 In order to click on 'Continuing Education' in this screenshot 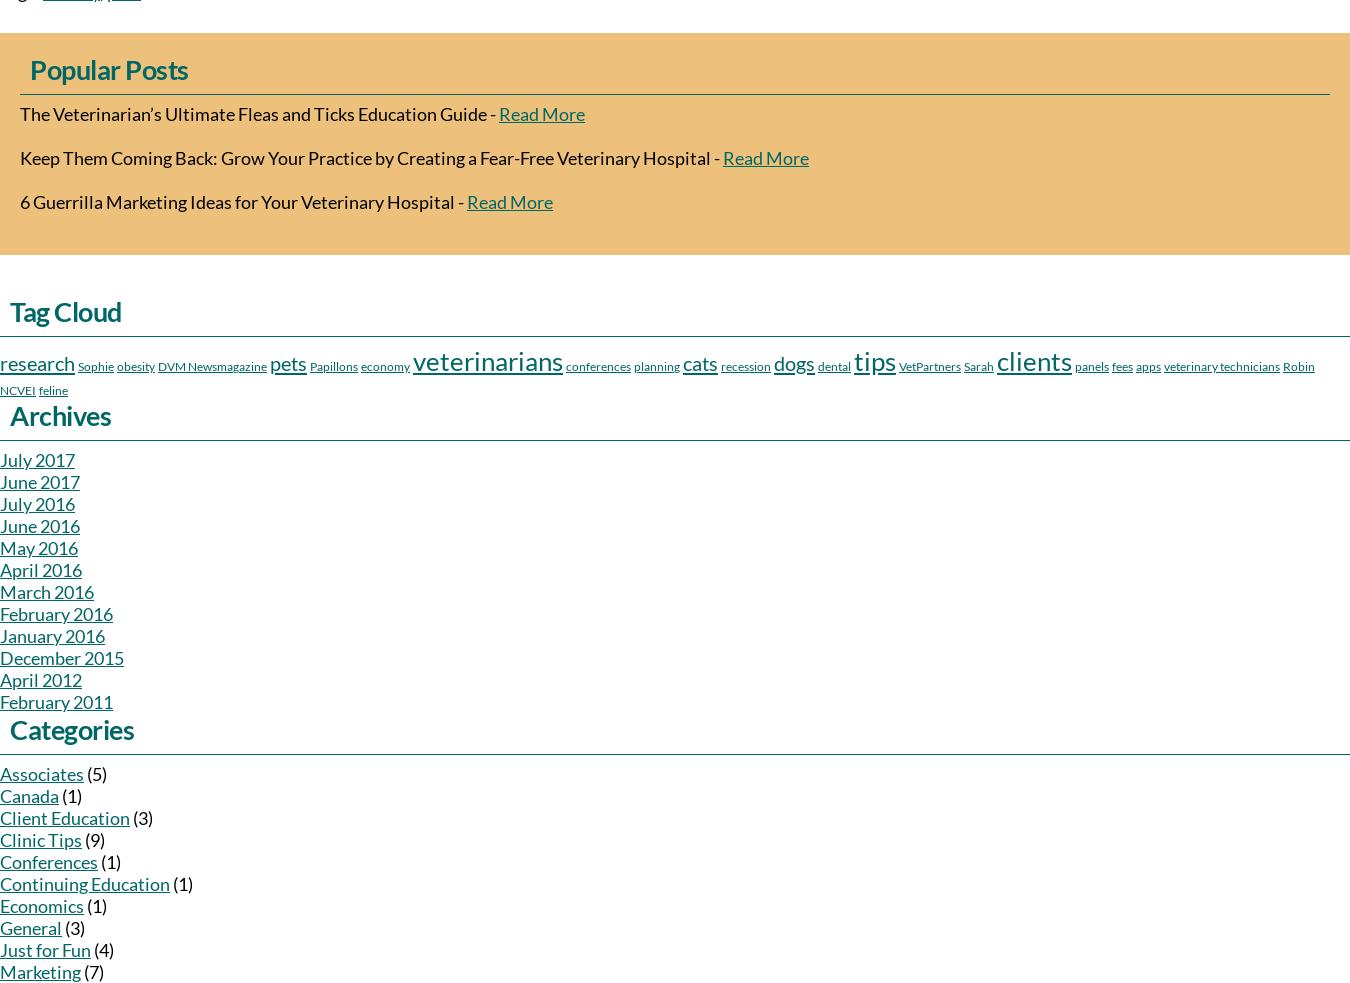, I will do `click(84, 884)`.